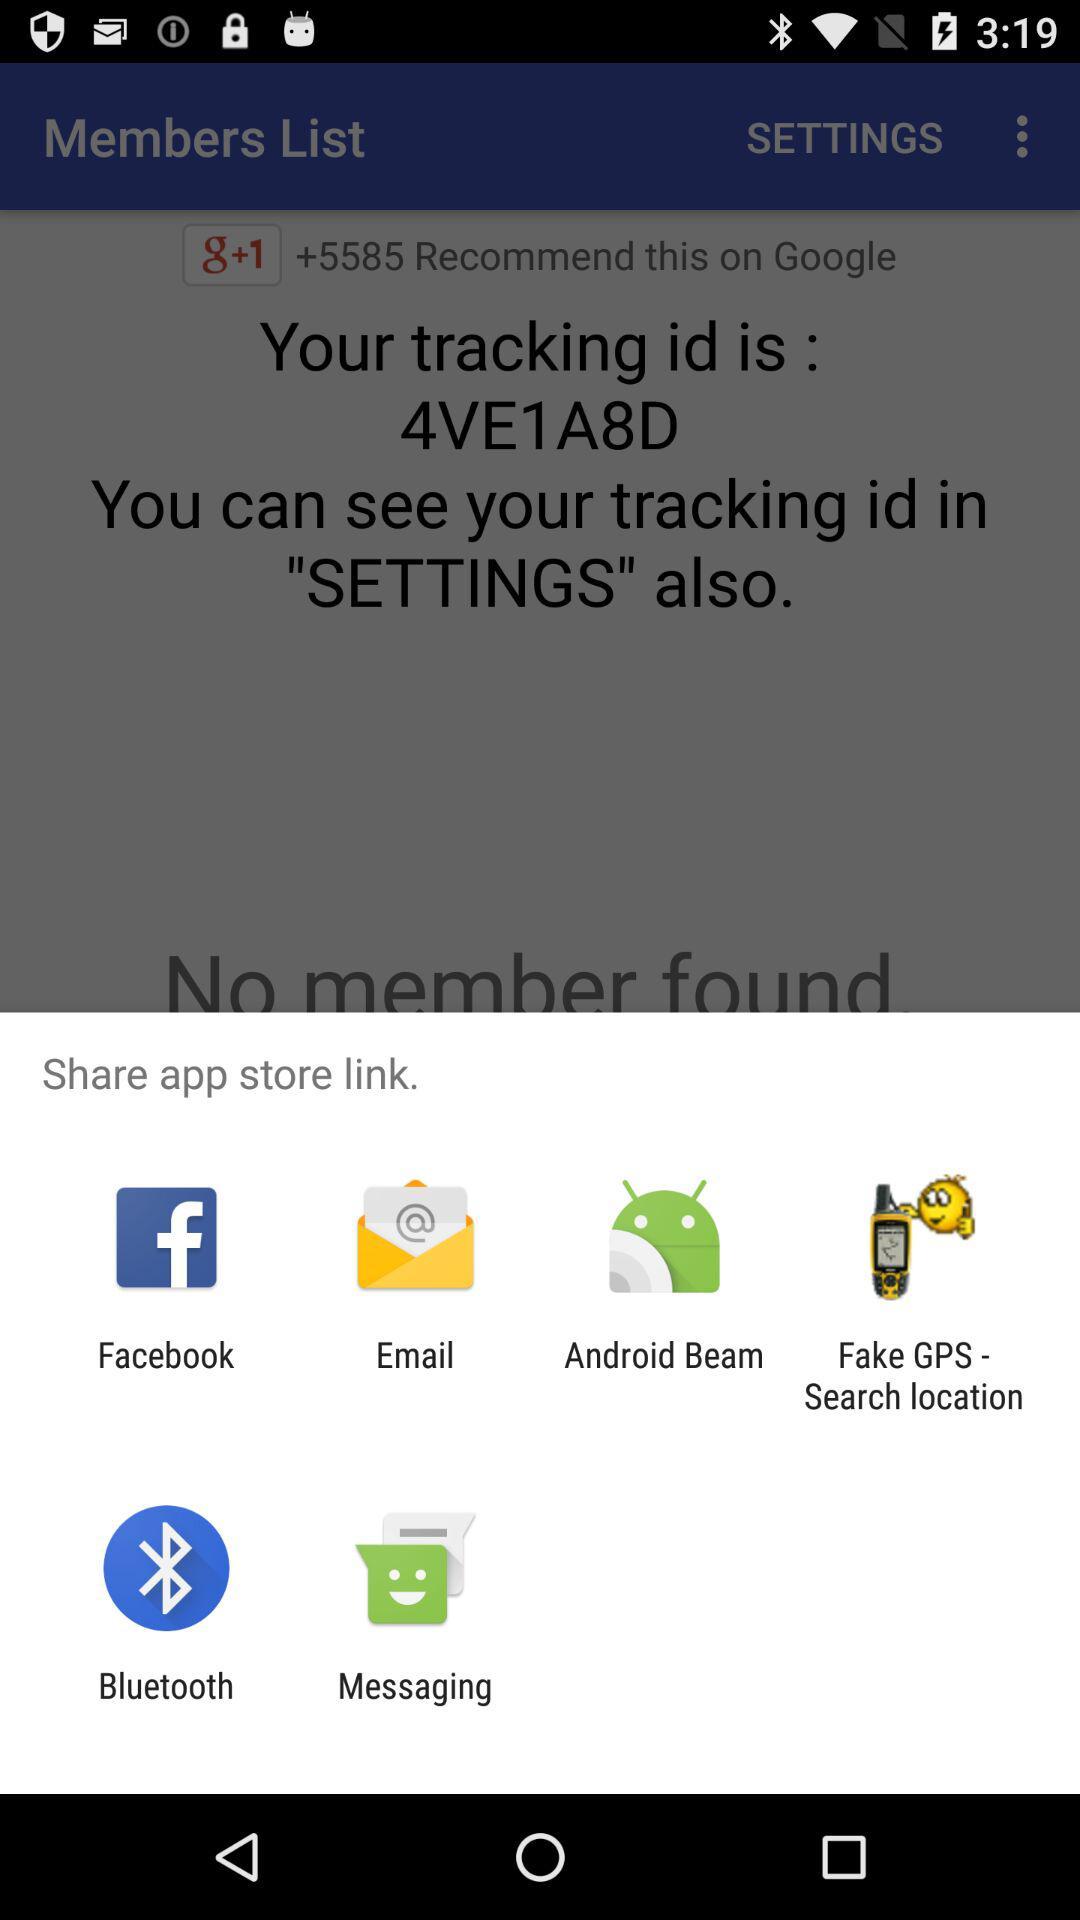  I want to click on android beam, so click(664, 1374).